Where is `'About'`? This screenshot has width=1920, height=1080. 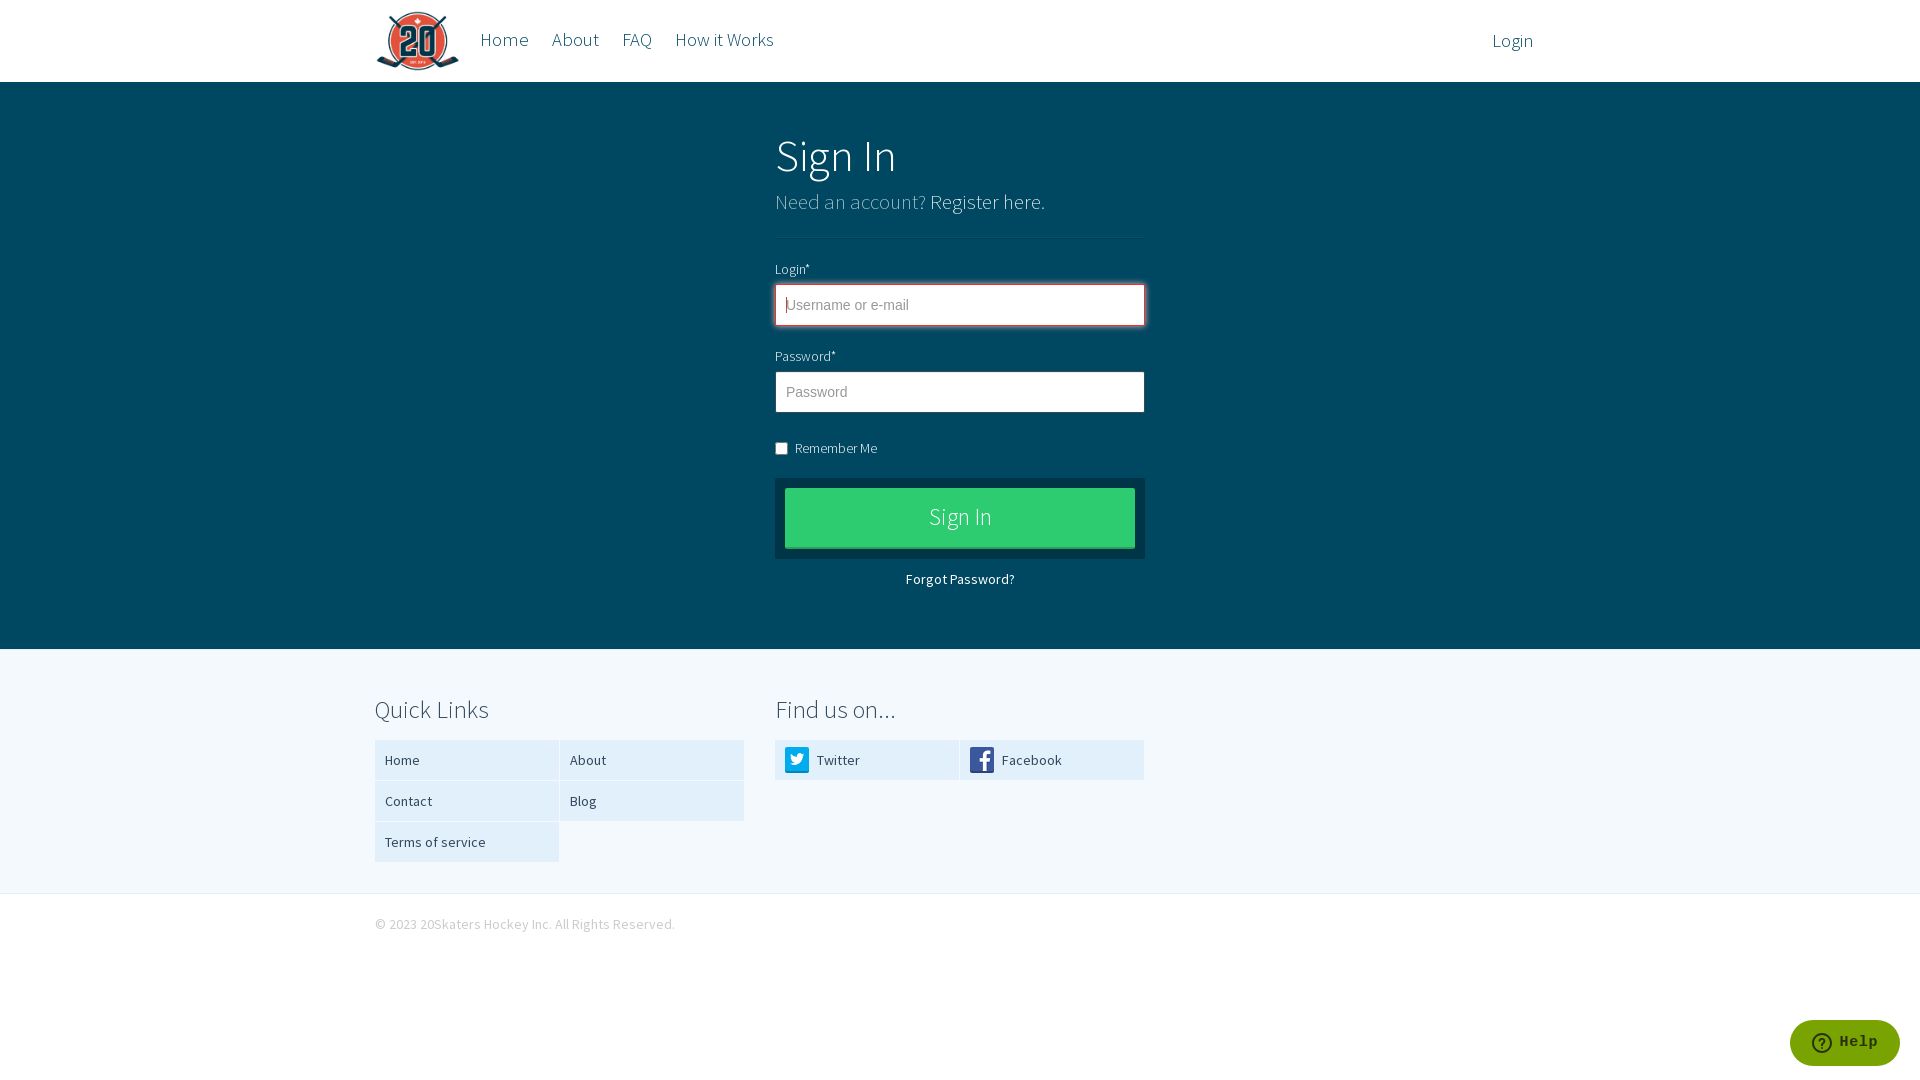 'About' is located at coordinates (652, 760).